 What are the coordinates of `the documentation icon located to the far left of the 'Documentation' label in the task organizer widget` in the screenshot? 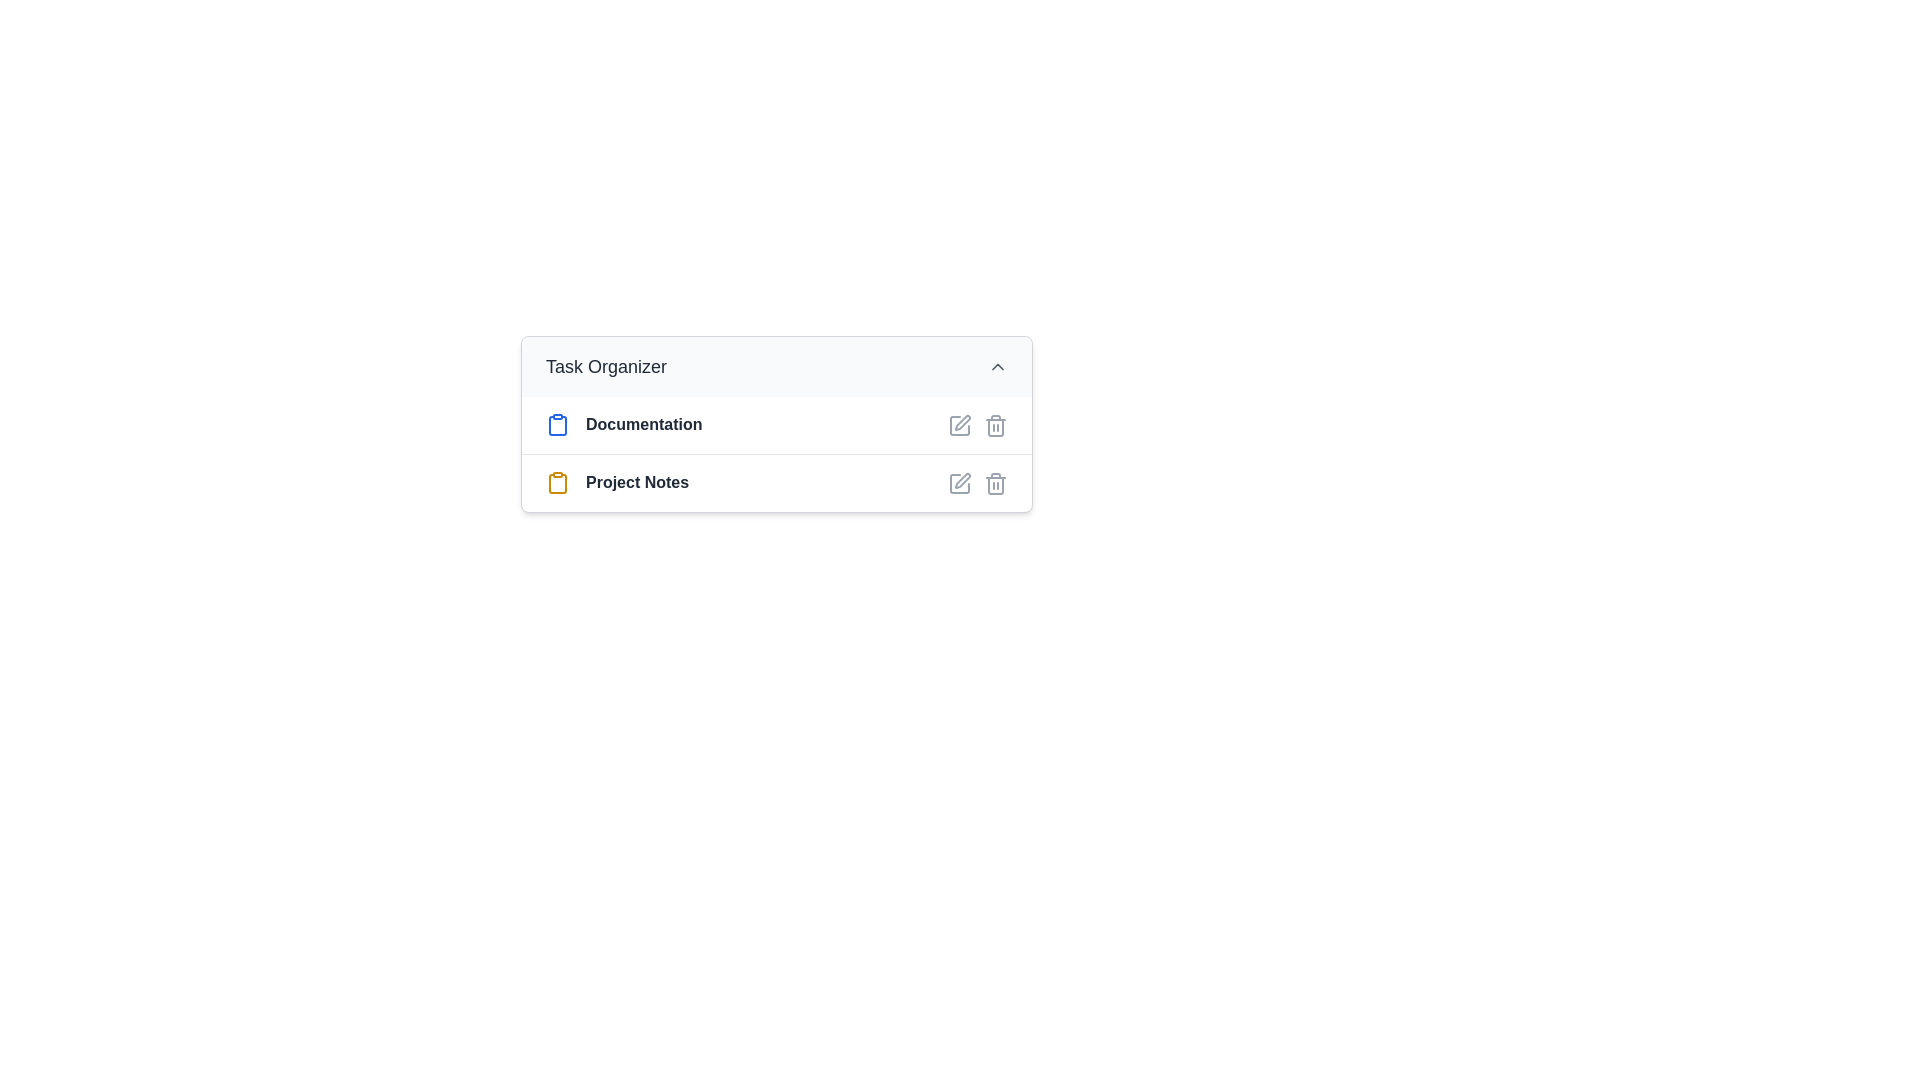 It's located at (557, 423).